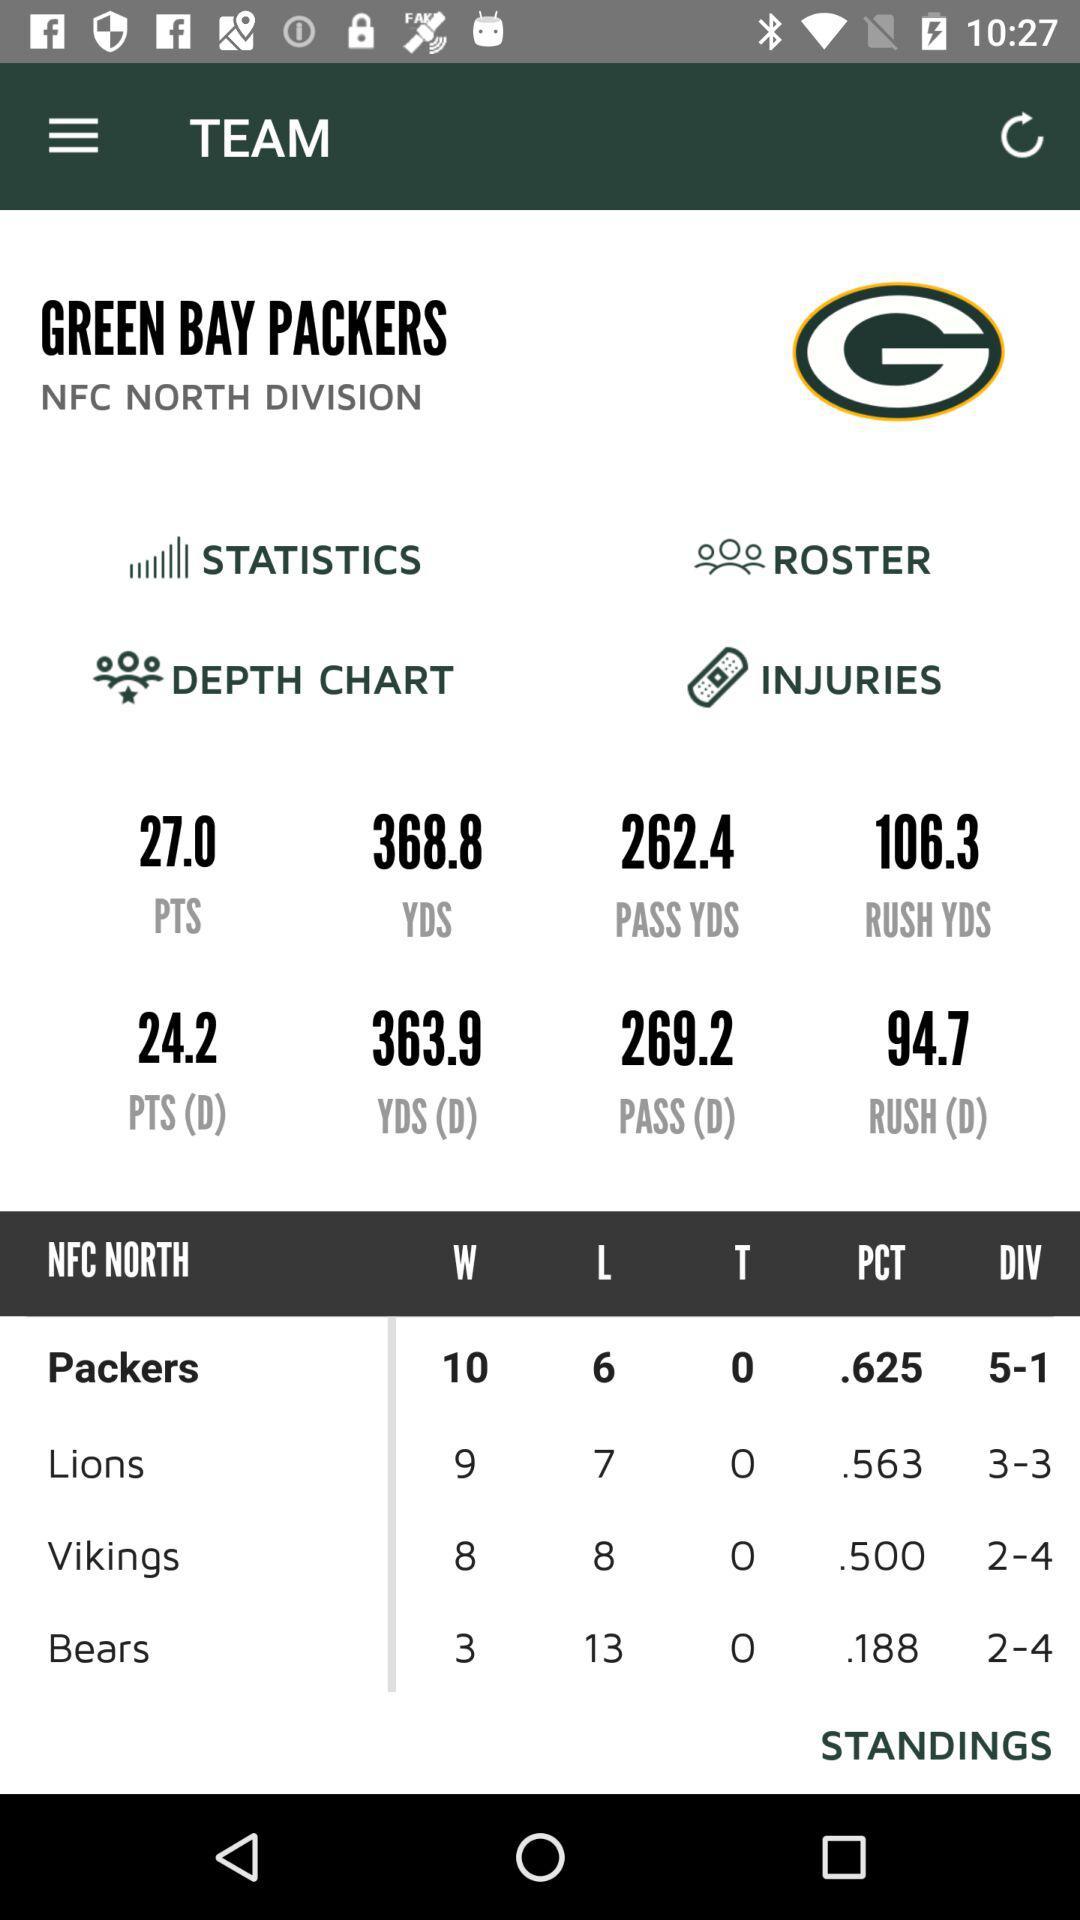 This screenshot has height=1920, width=1080. Describe the element at coordinates (465, 1262) in the screenshot. I see `the icon next to l item` at that location.